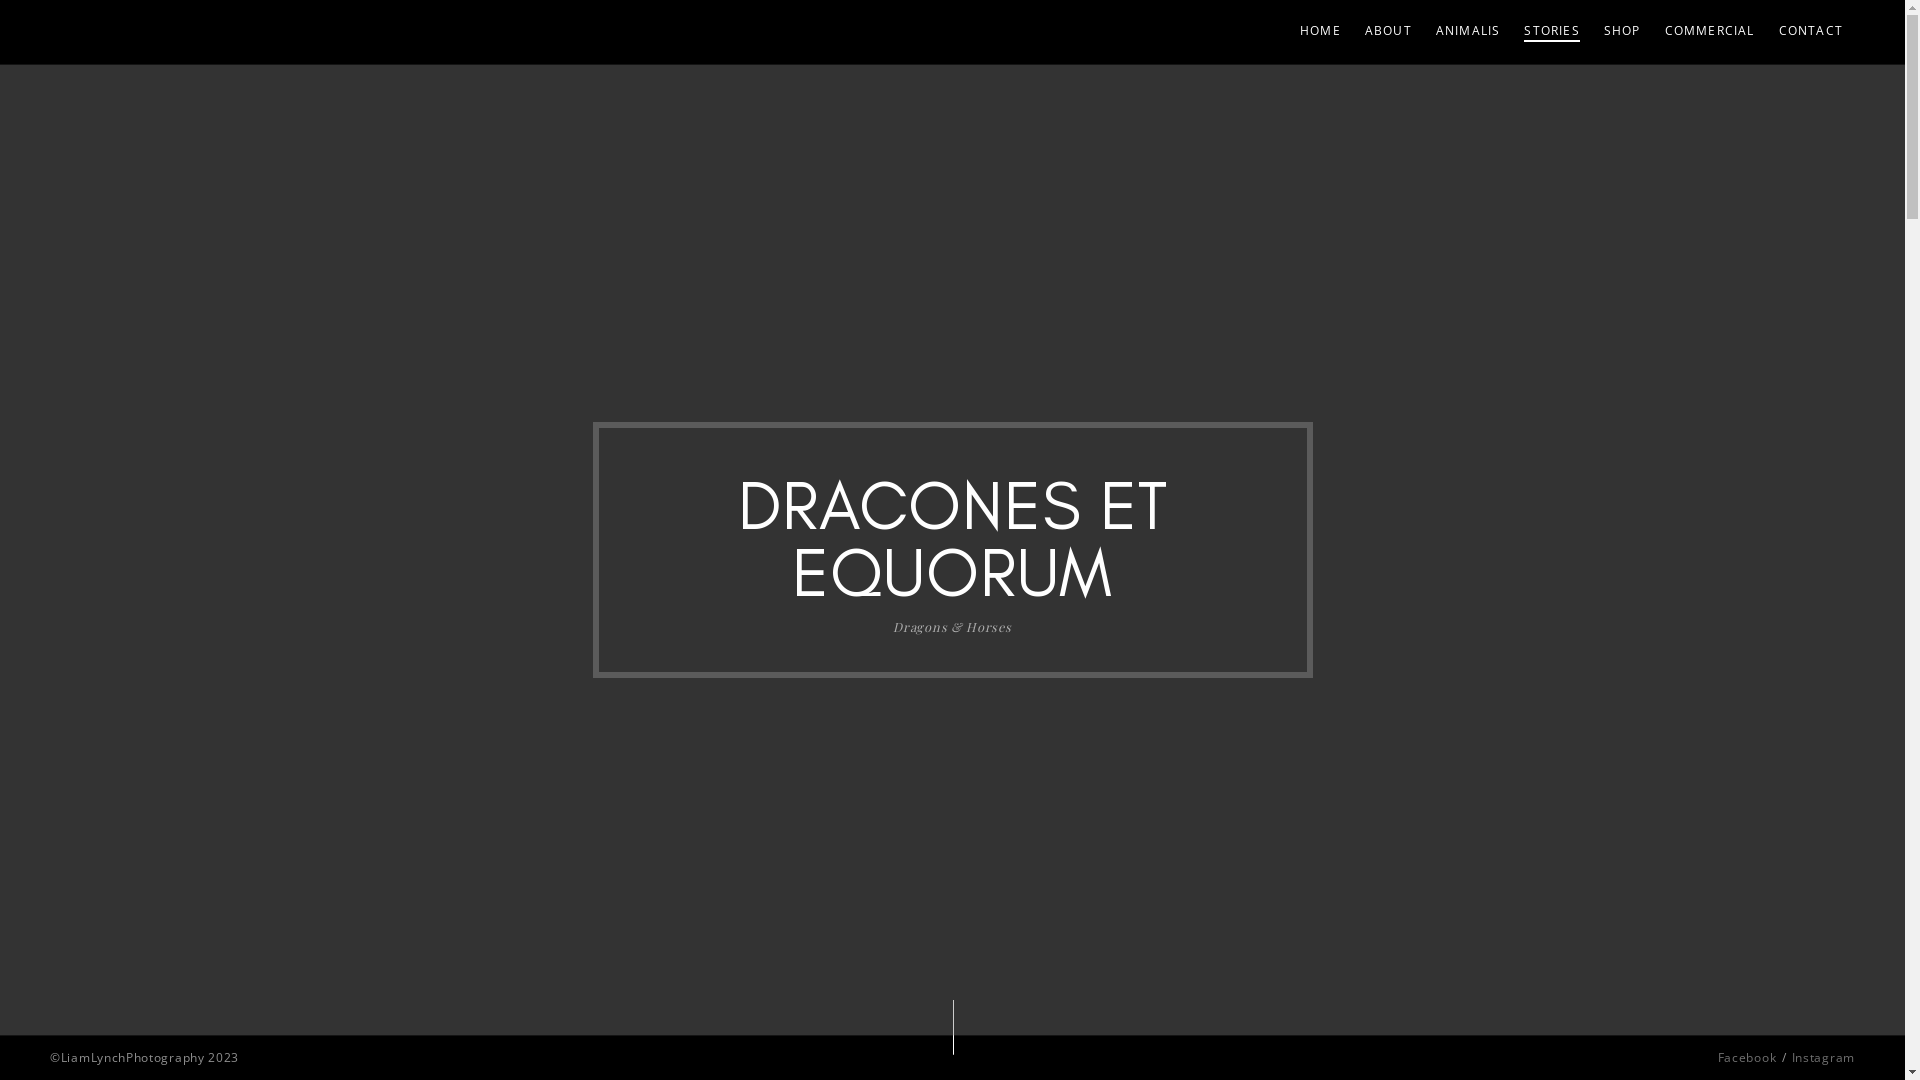 The image size is (1920, 1080). I want to click on 'Instagram', so click(1791, 1055).